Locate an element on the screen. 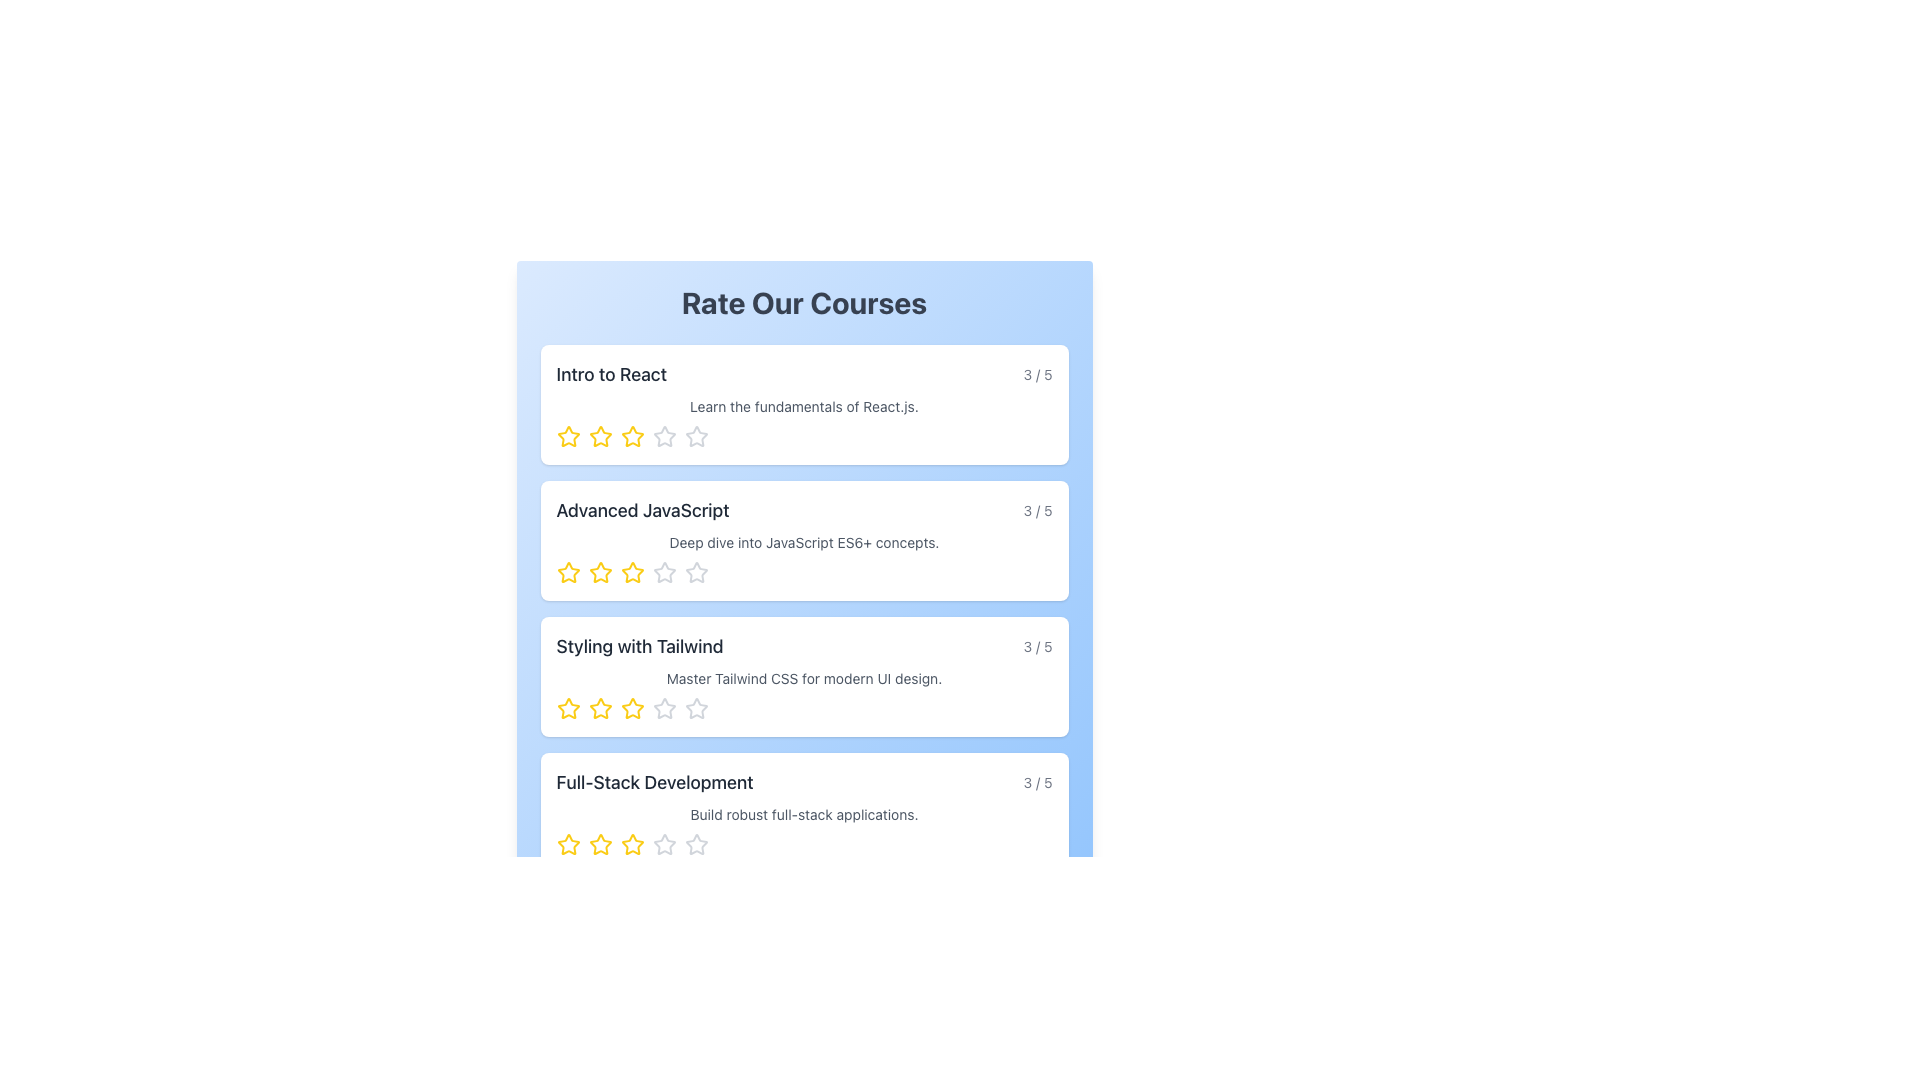 The width and height of the screenshot is (1920, 1080). the fourth star icon in the rating row under the 'Advanced JavaScript' course to set or adjust the rating is located at coordinates (696, 572).